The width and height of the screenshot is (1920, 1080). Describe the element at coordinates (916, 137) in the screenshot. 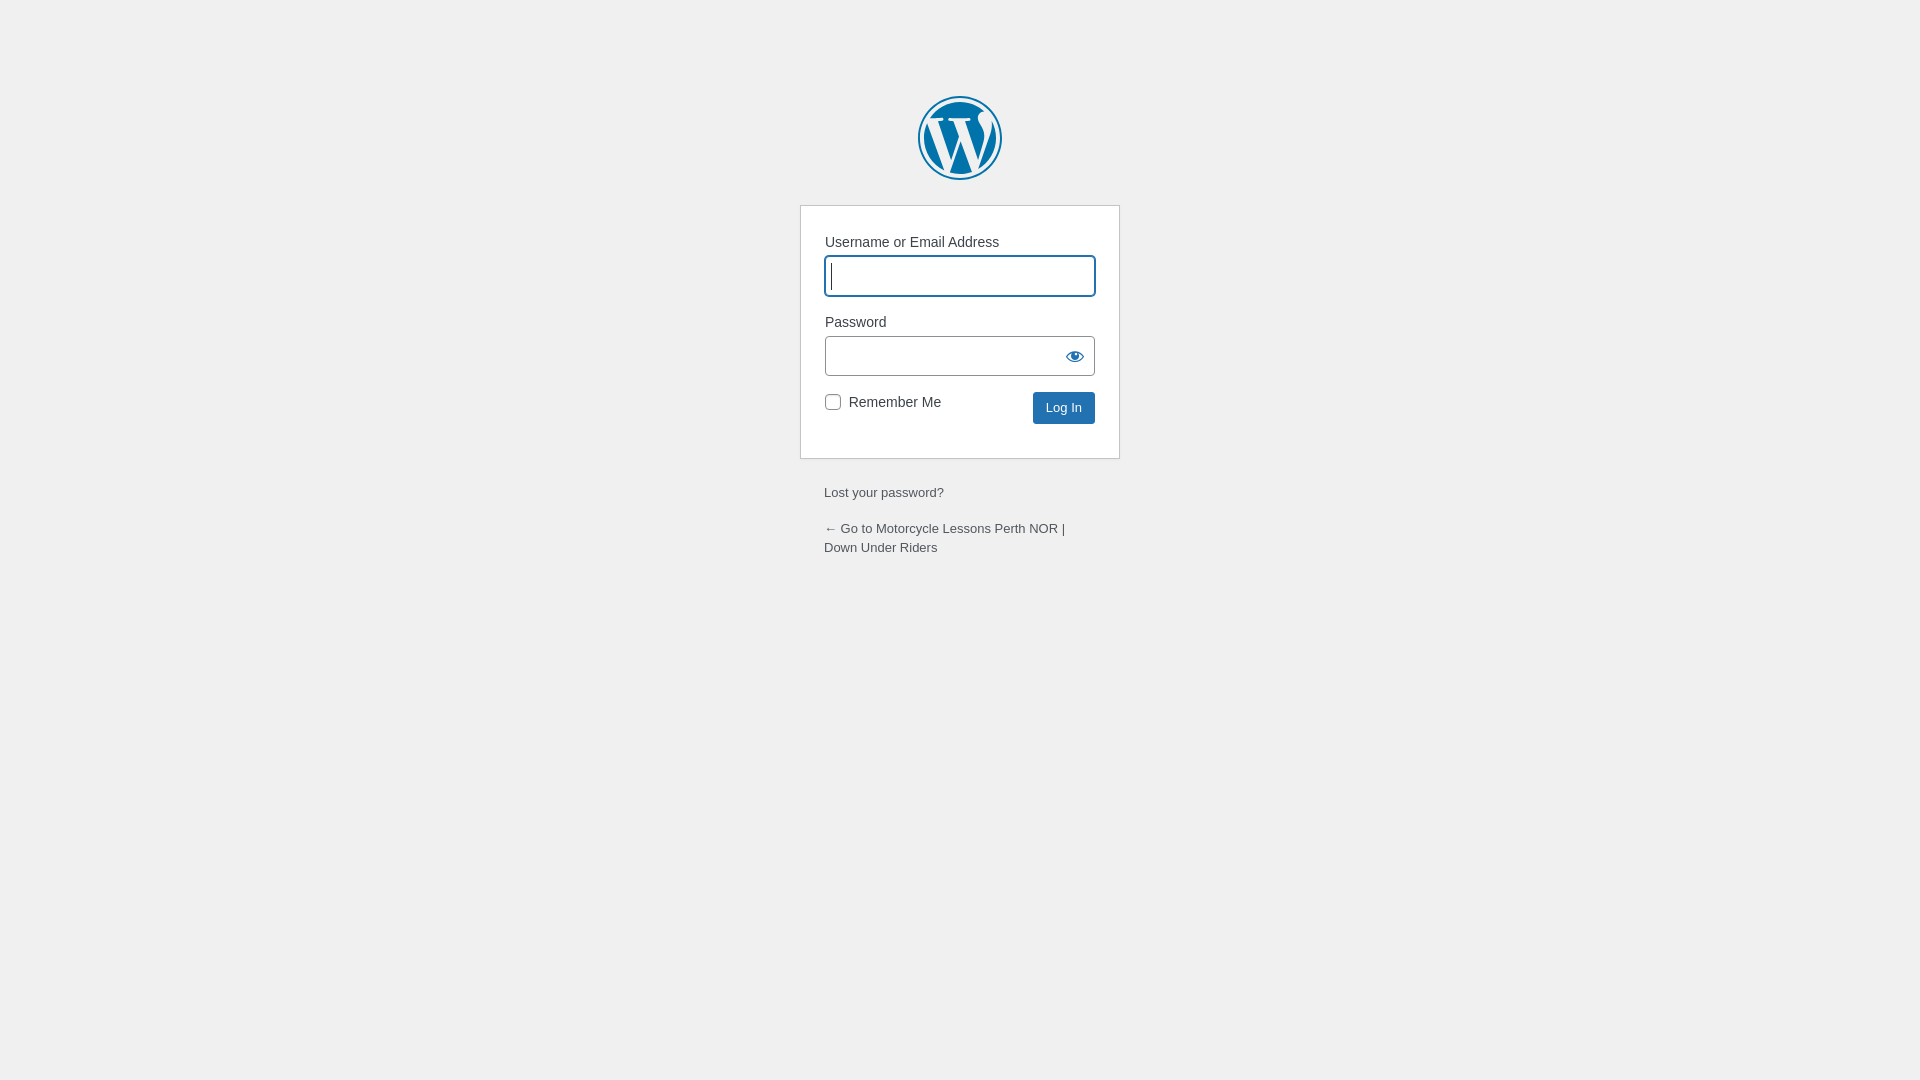

I see `'Motorcycle Lessons Perth NOR | Down Under Riders'` at that location.